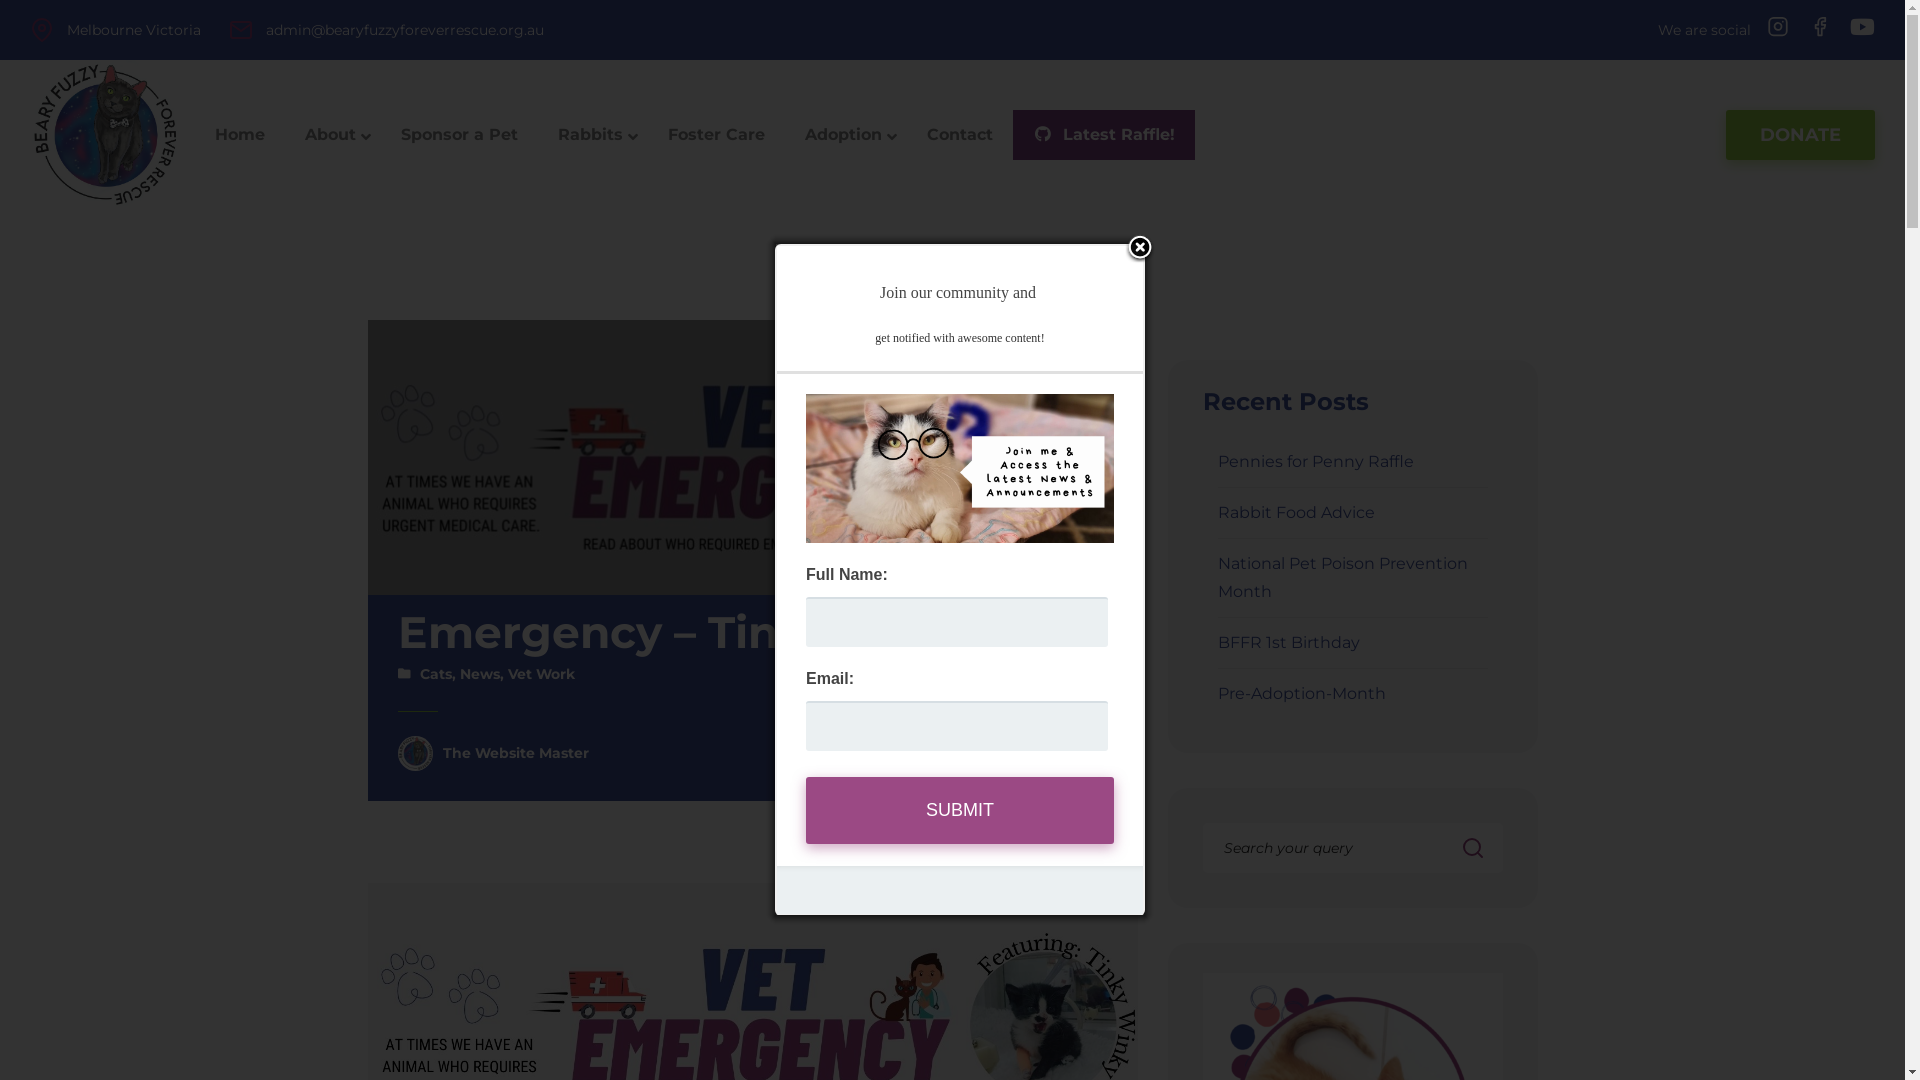 The width and height of the screenshot is (1920, 1080). I want to click on 'Contact', so click(960, 135).